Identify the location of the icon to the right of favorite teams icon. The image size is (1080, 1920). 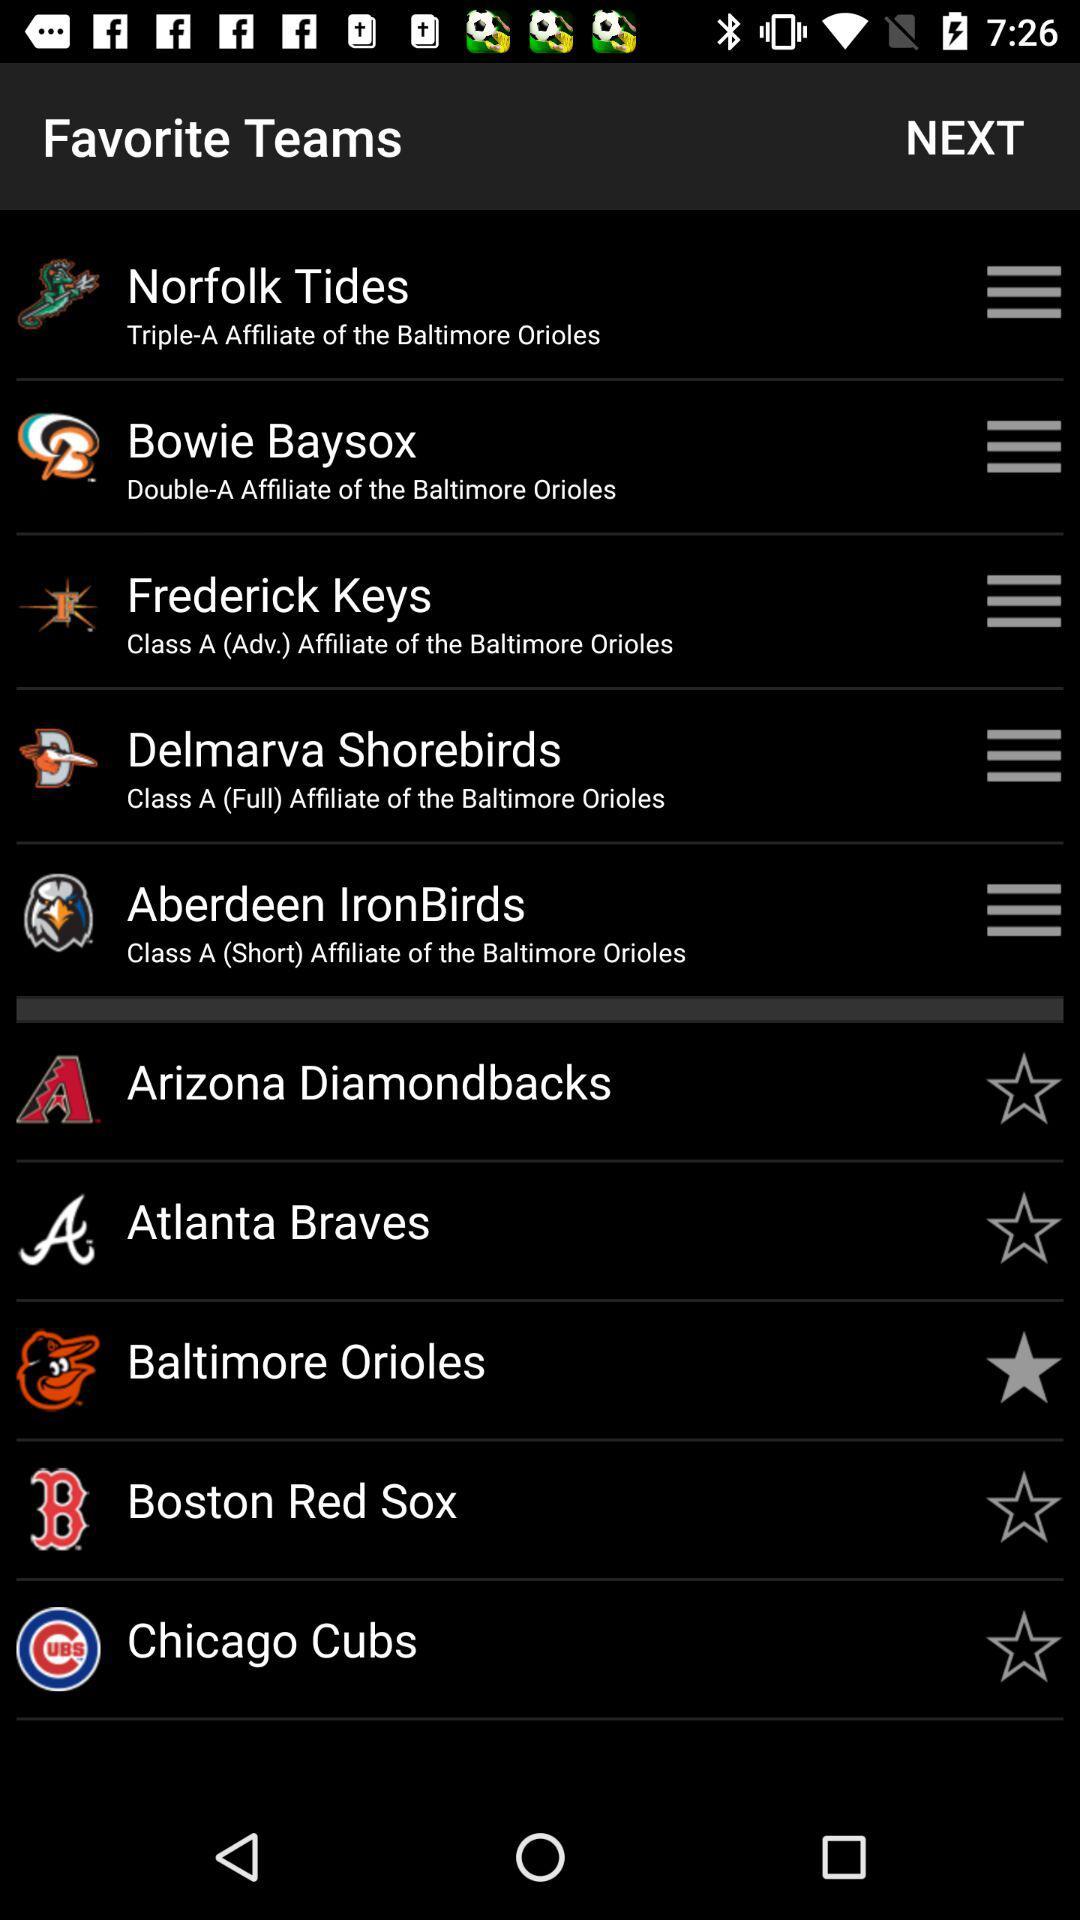
(963, 135).